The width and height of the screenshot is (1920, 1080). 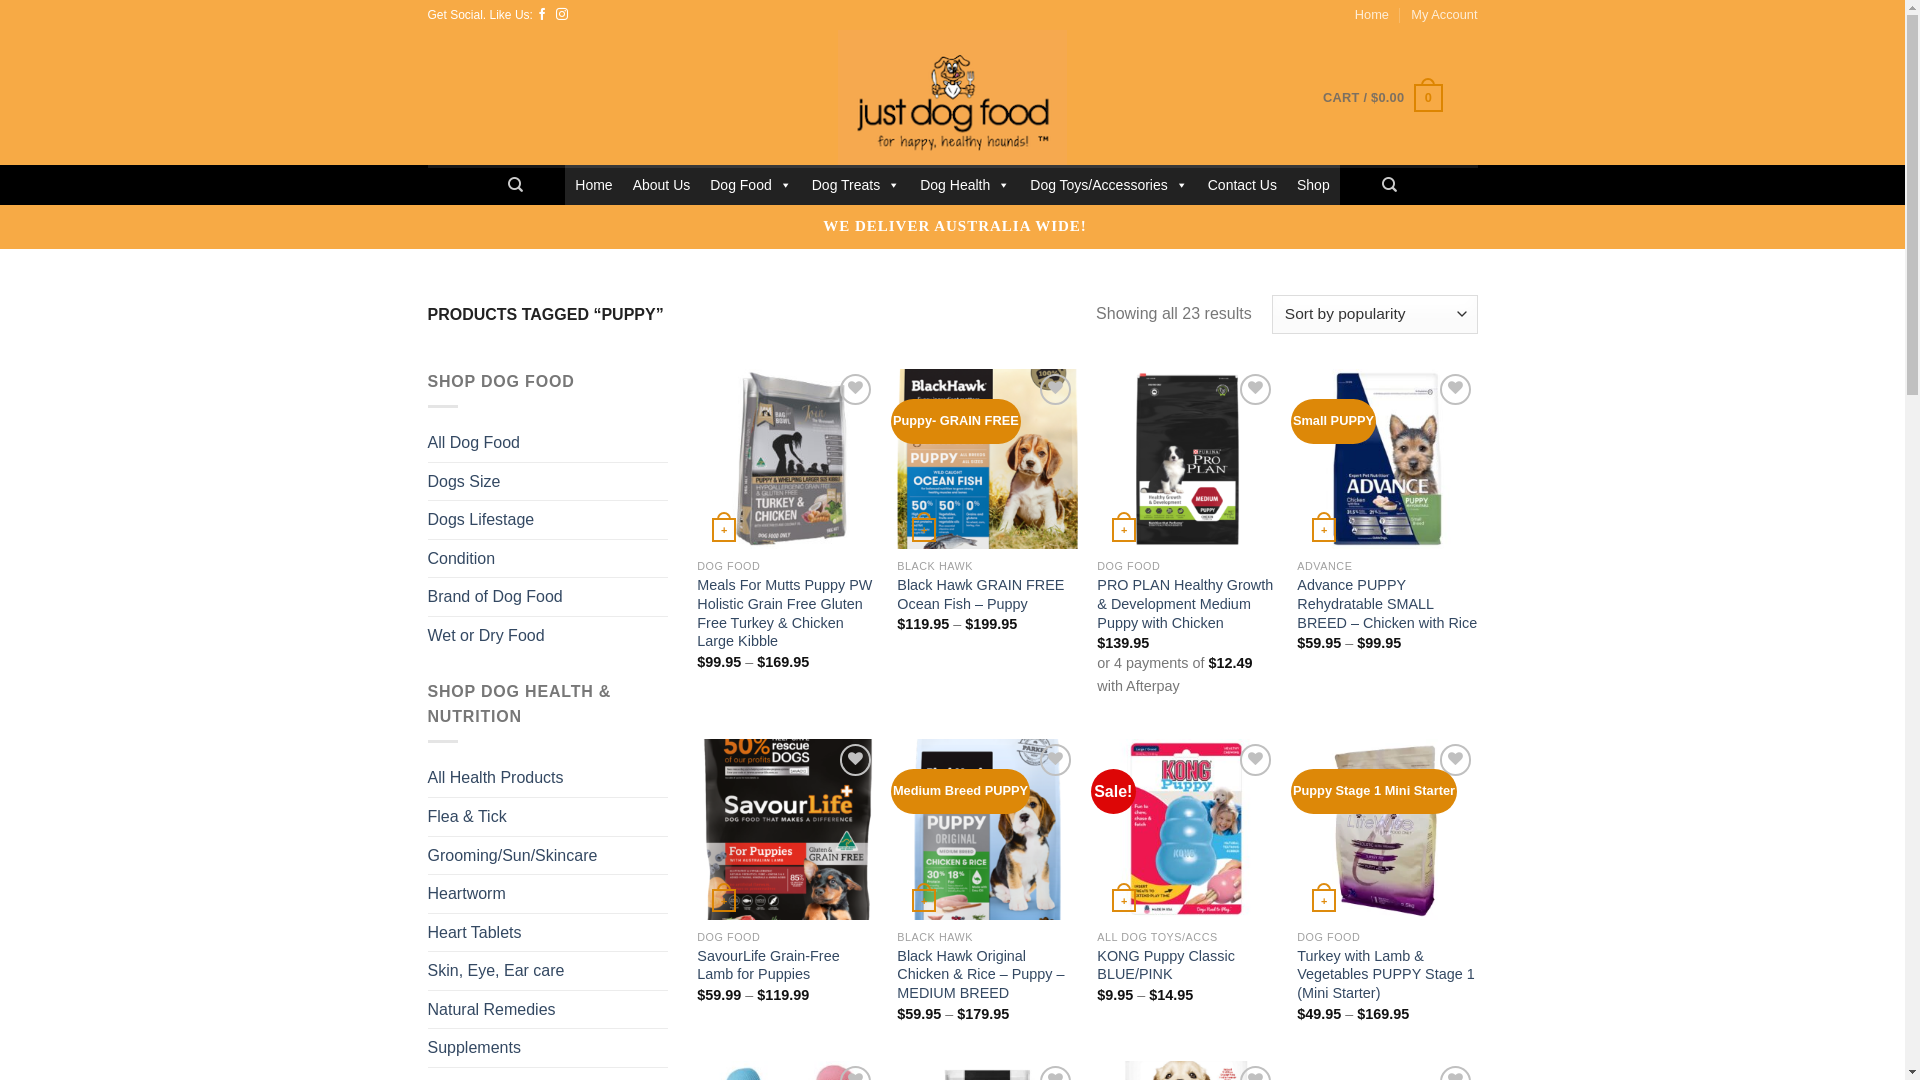 I want to click on 'Natural Remedies', so click(x=426, y=1010).